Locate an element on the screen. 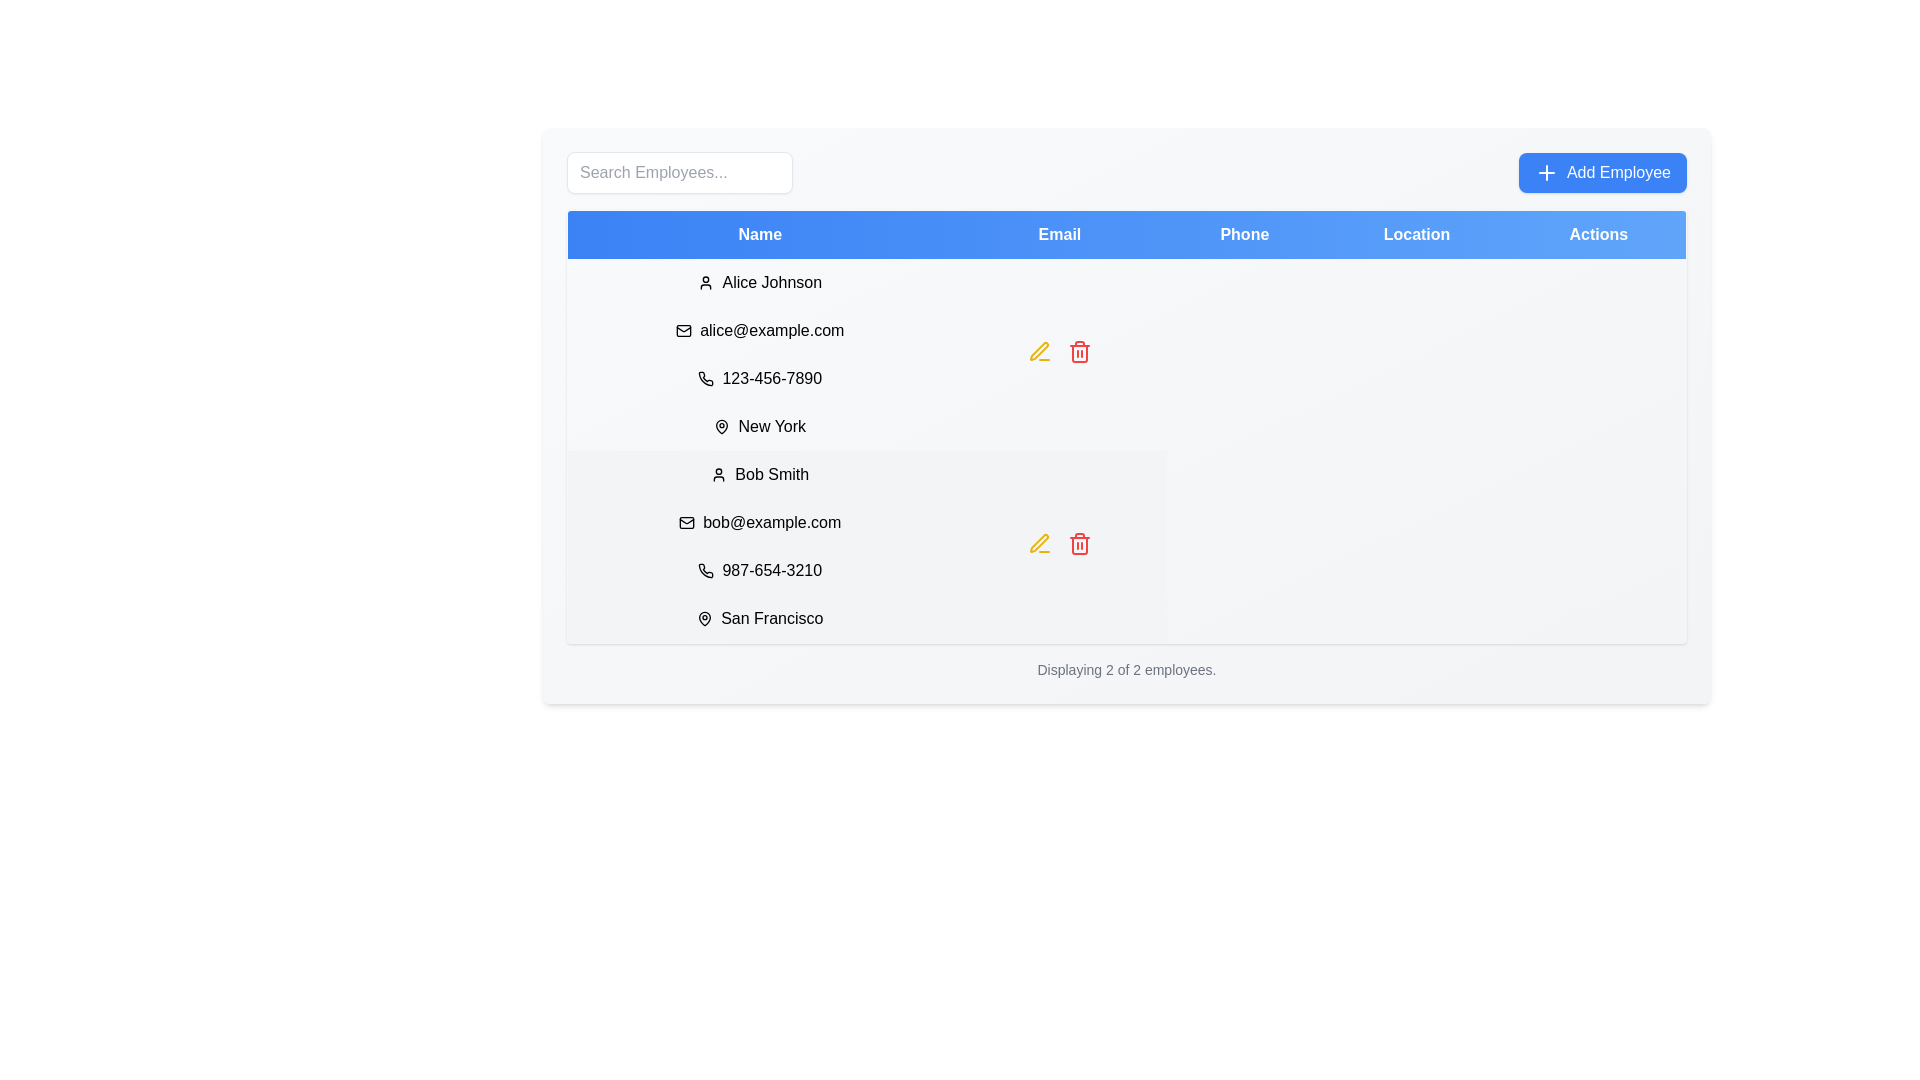 The width and height of the screenshot is (1920, 1080). the text label displaying 'Bob Smith' which is located in the second row of the table under the 'Name' column, to the left of the email 'bob@example.com' is located at coordinates (759, 474).